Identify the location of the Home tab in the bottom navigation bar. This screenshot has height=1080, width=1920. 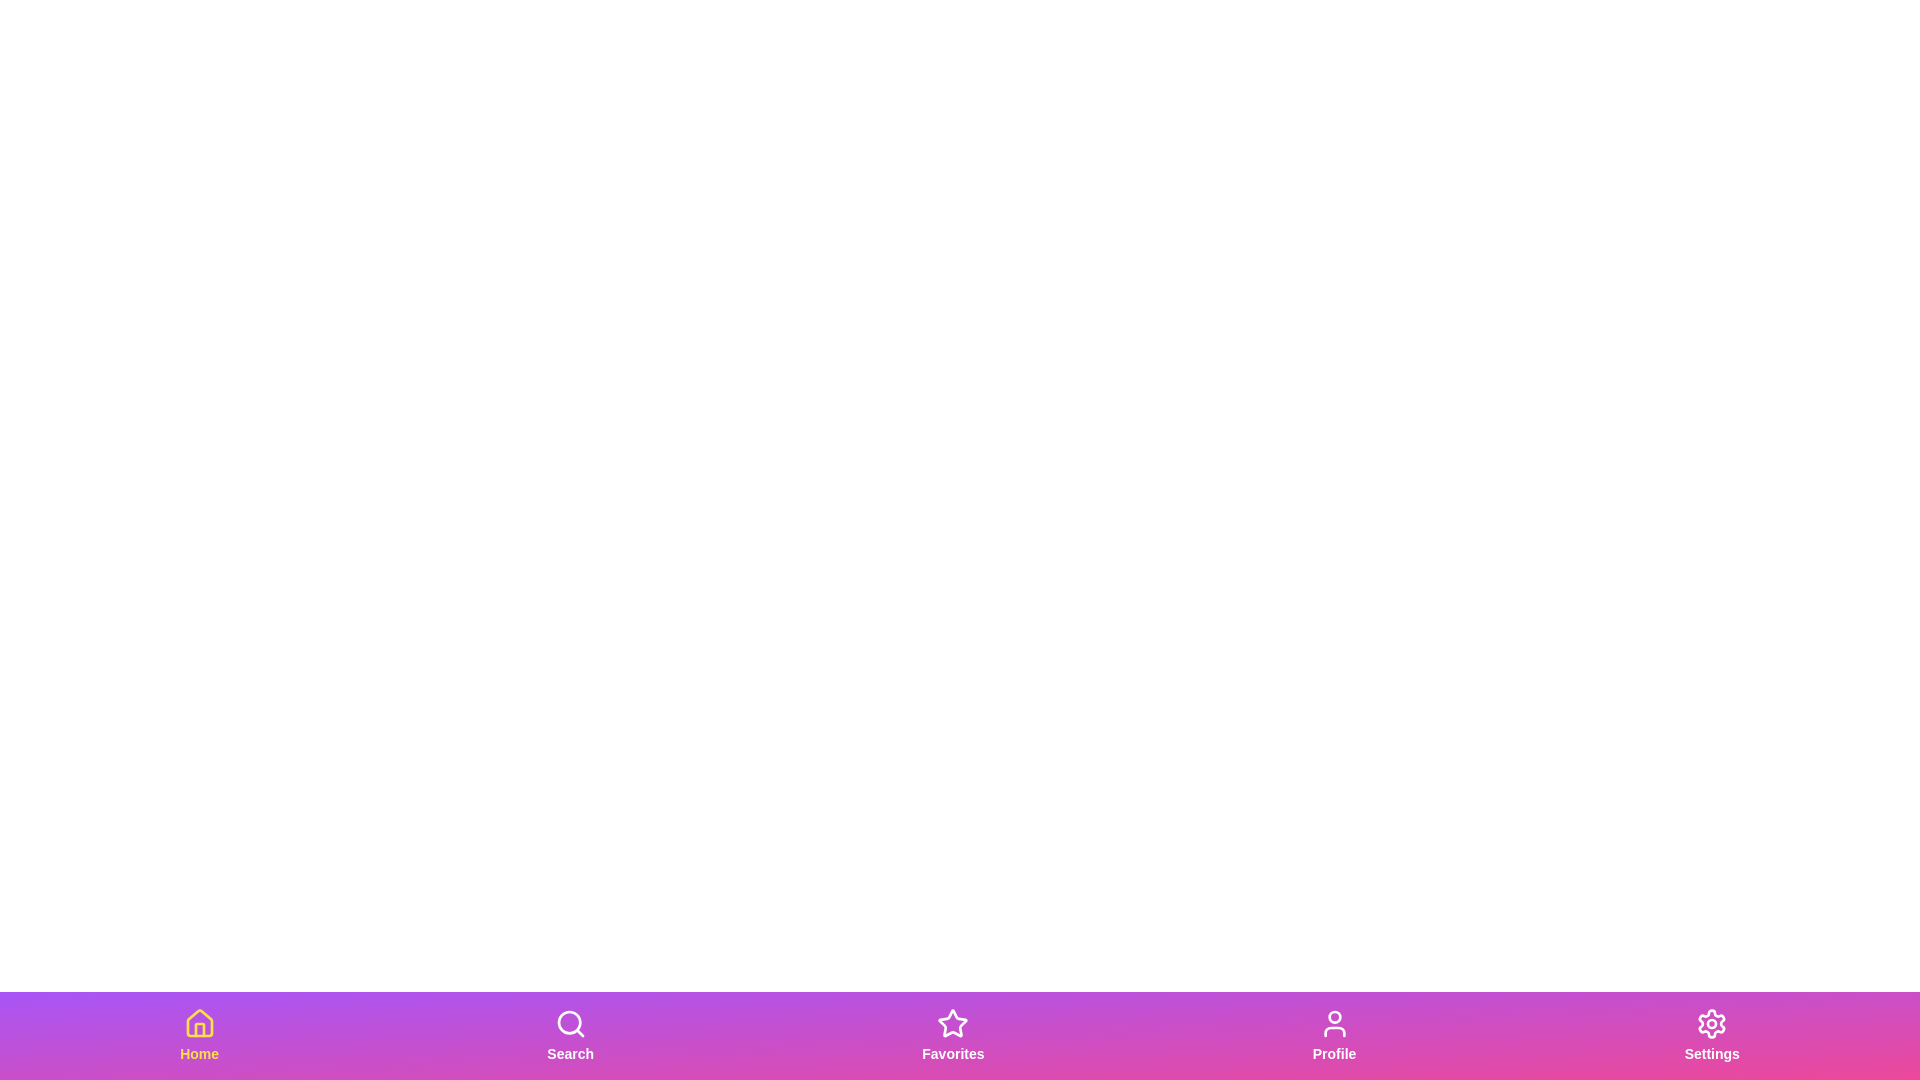
(199, 1035).